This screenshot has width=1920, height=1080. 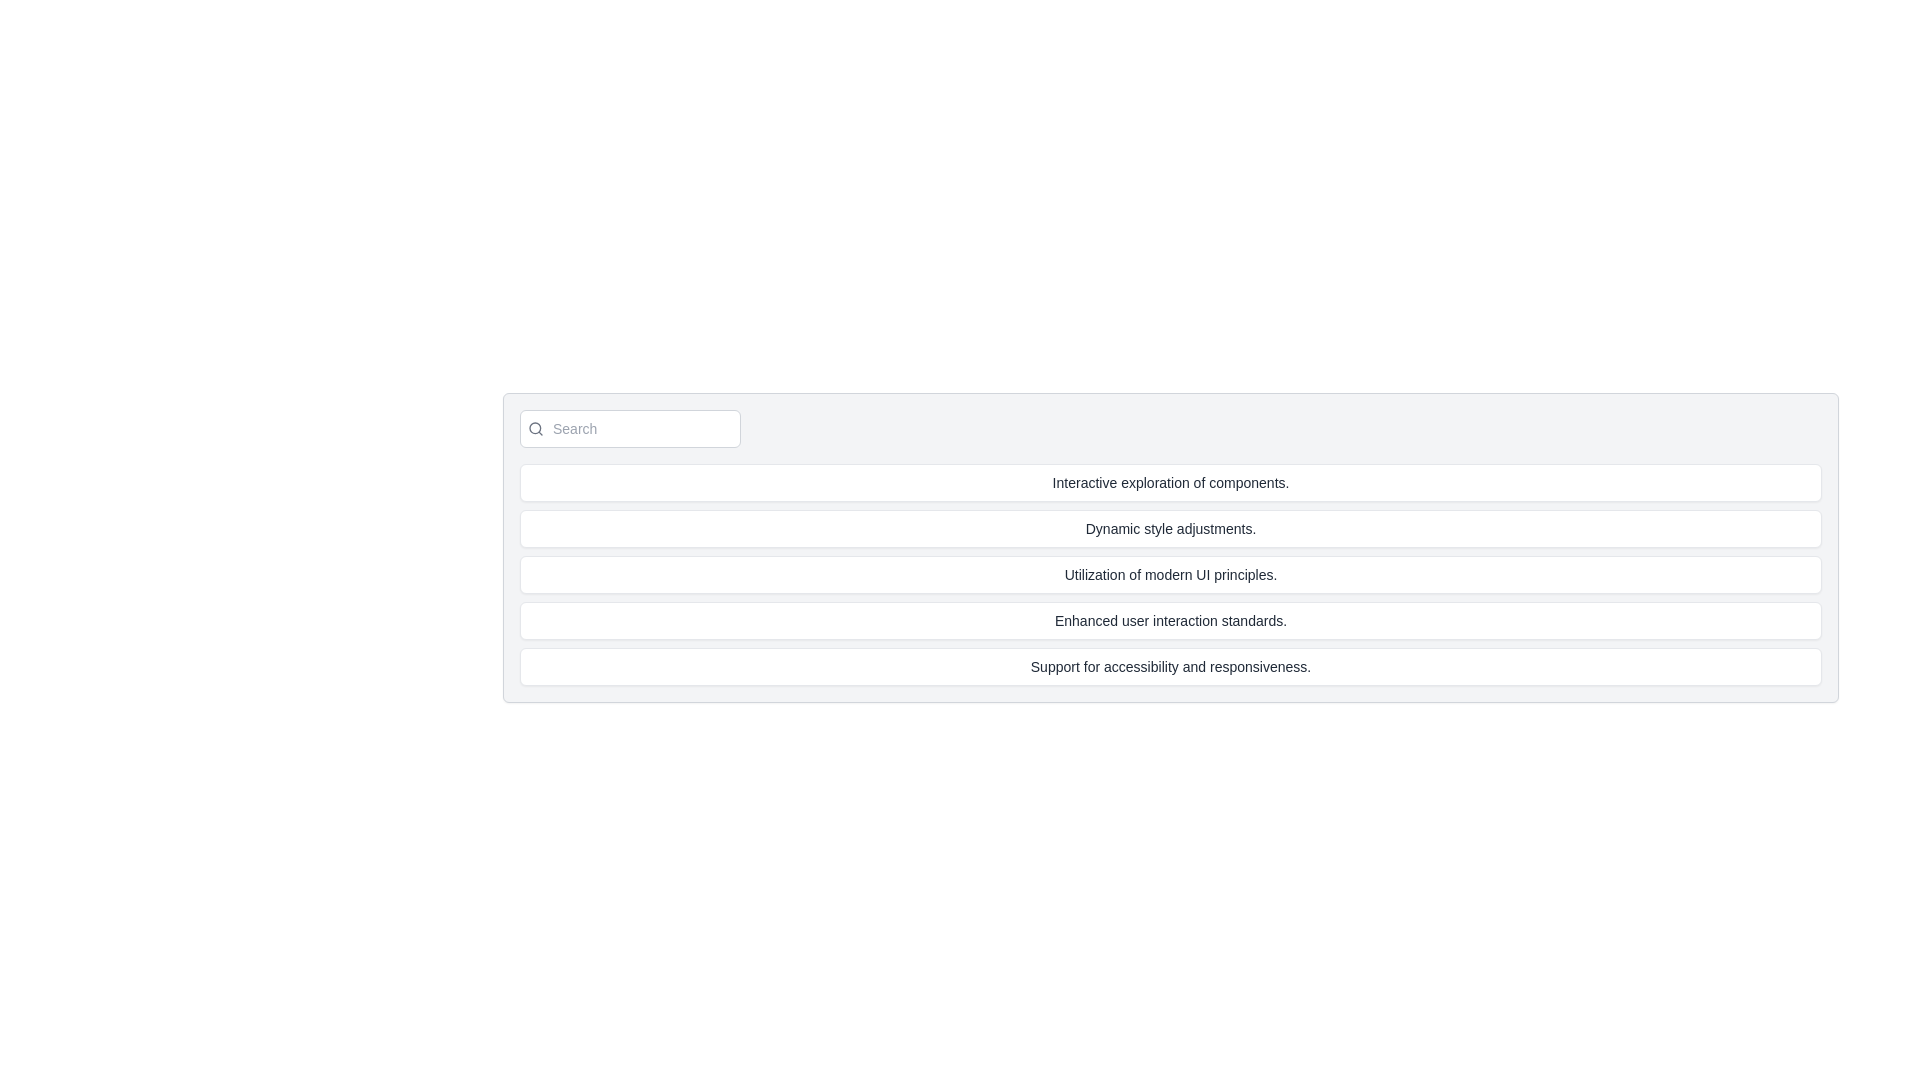 I want to click on the letter 'n' from the word 'accessibility' in the text 'Support for accessibility and responsiveness.' which is the fifth item in the vertically-aligned list, so click(x=1194, y=667).